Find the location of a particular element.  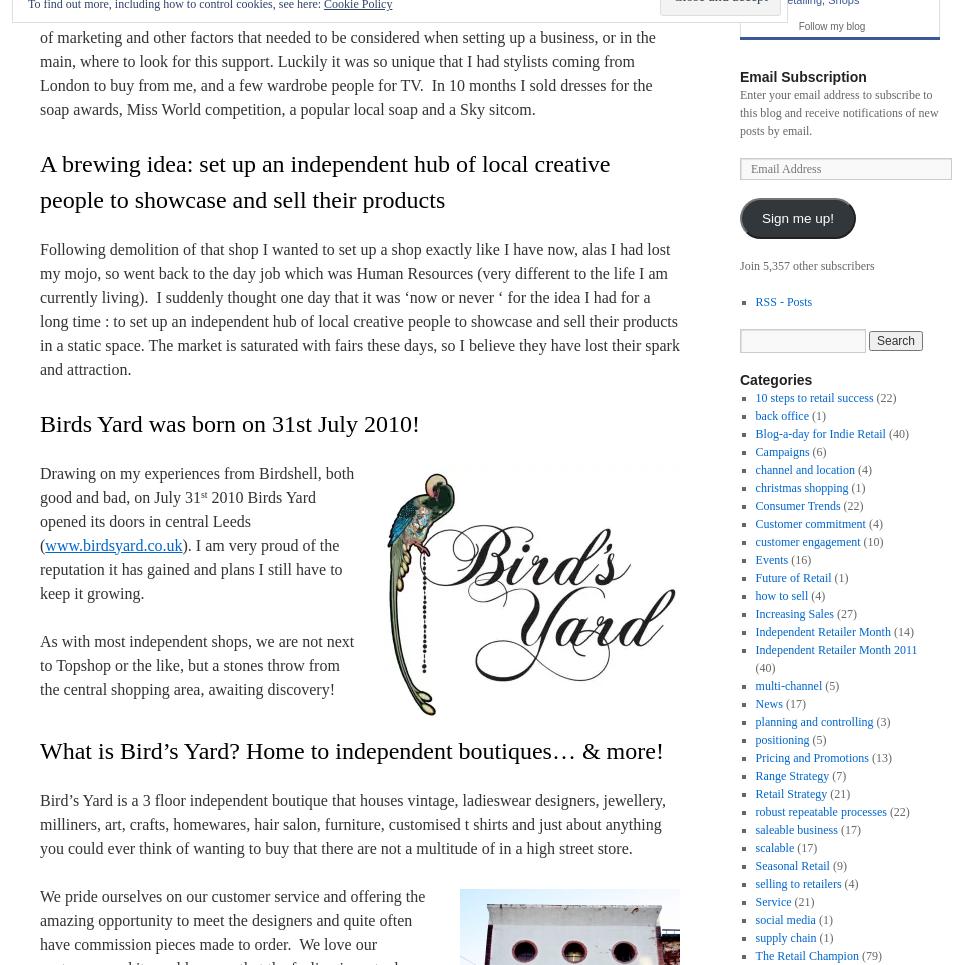

'(9)' is located at coordinates (828, 865).